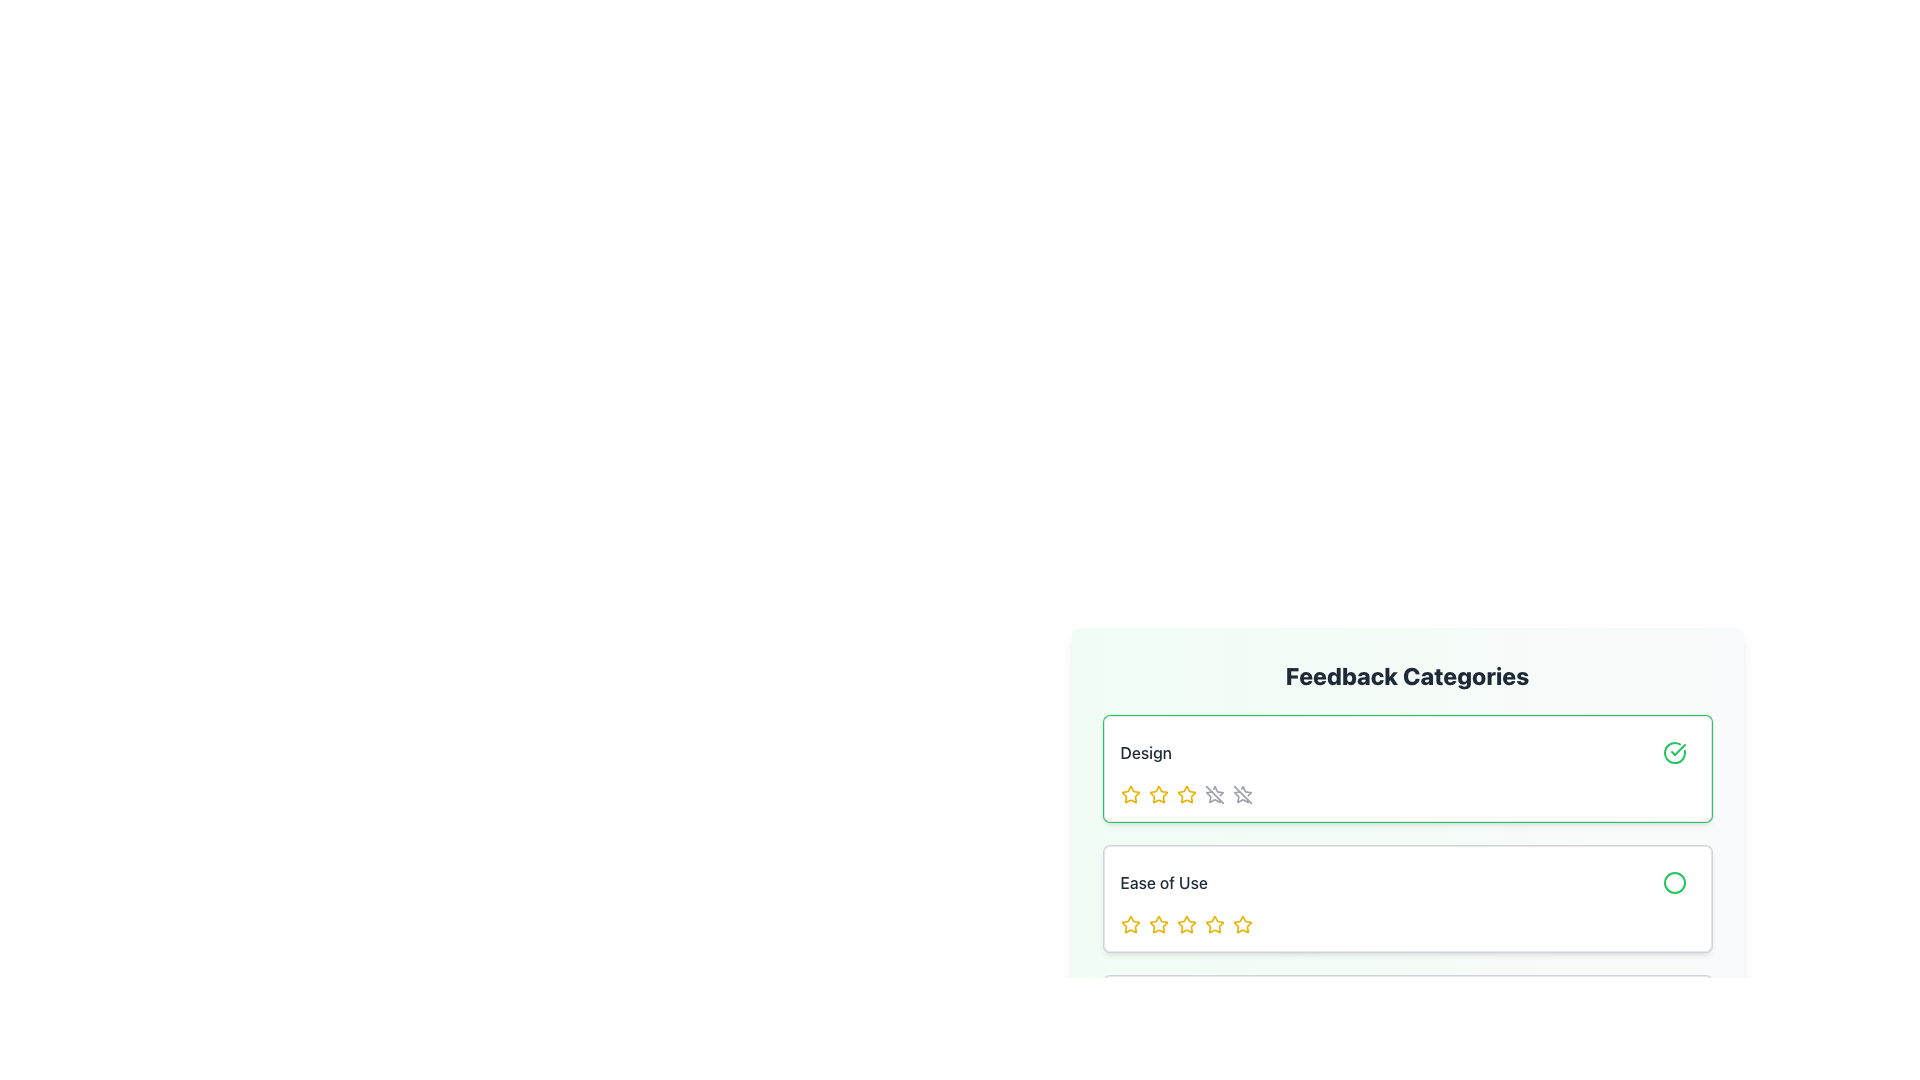  I want to click on the fourth star icon in the rating component under the 'Design' label, so click(1217, 790).